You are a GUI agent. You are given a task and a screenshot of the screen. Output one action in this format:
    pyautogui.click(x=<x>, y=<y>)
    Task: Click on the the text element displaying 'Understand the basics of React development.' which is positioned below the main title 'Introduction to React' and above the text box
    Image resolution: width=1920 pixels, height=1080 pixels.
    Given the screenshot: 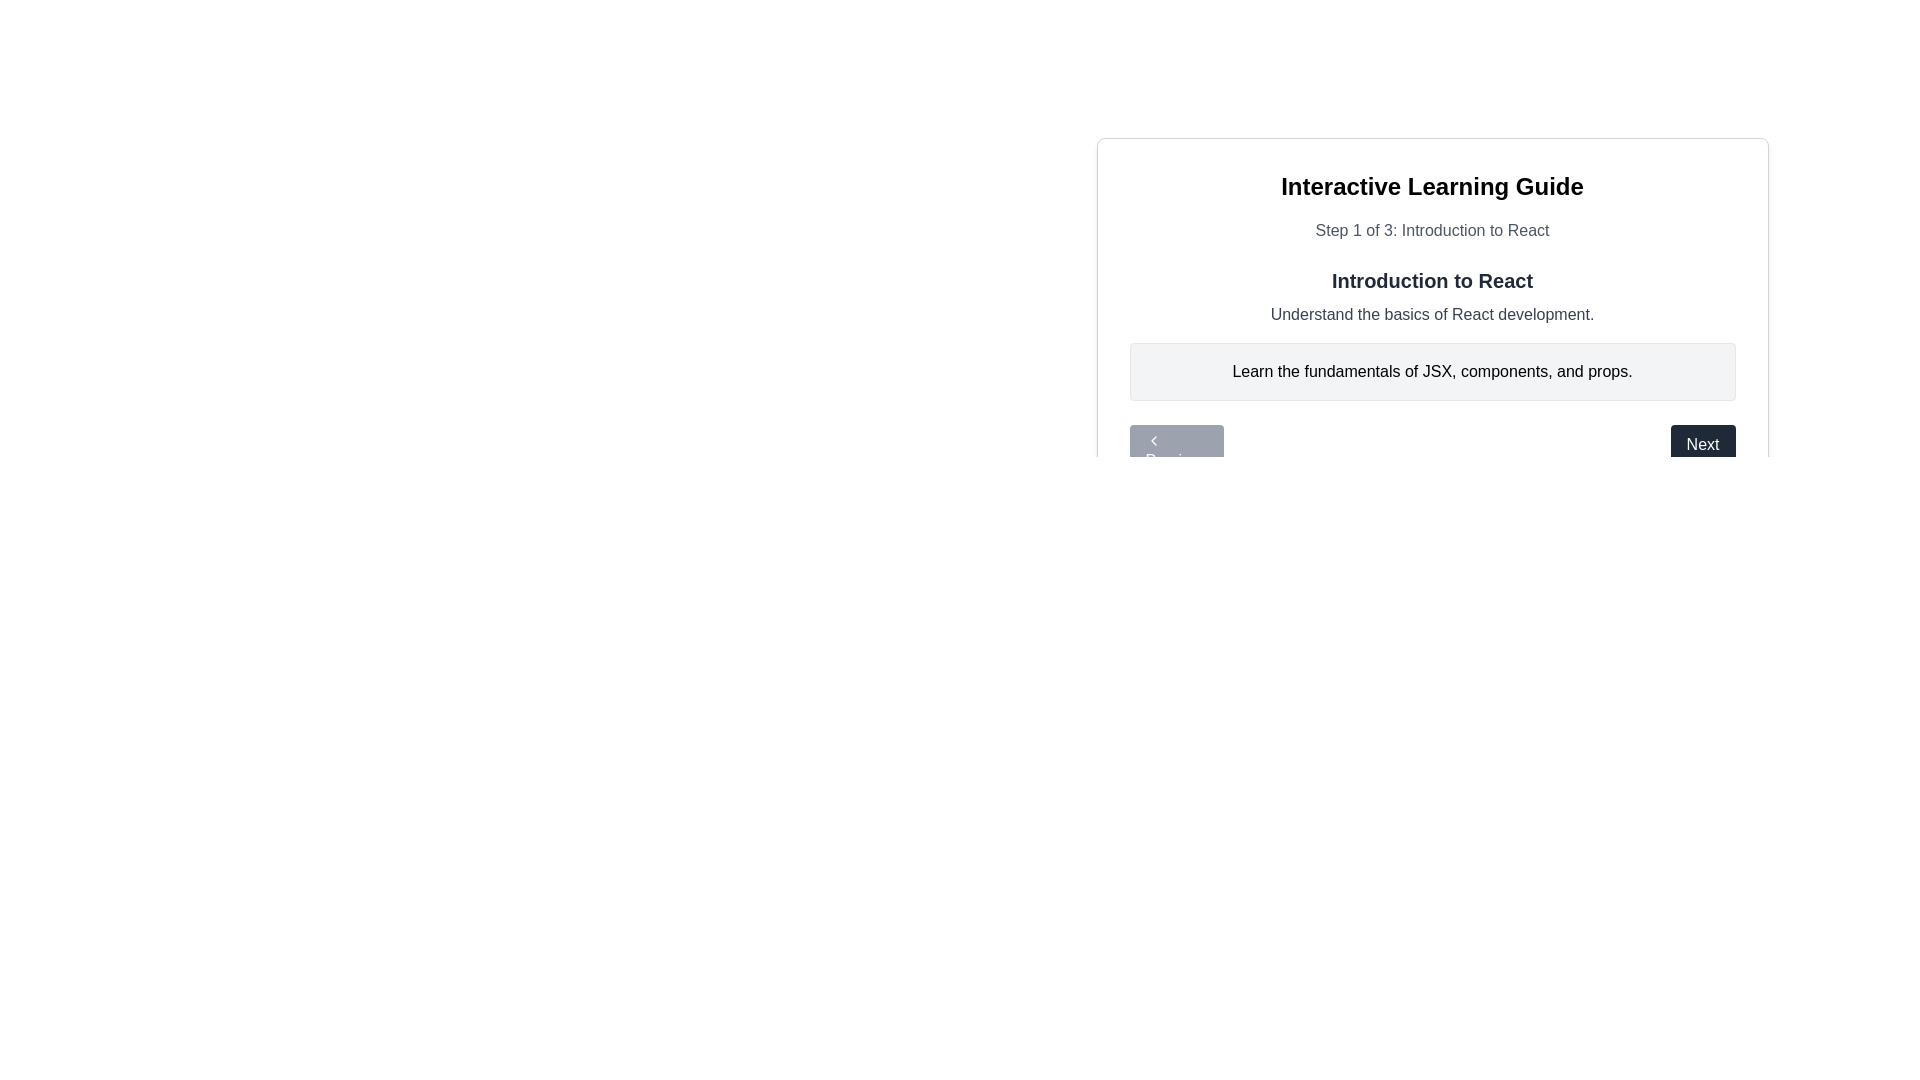 What is the action you would take?
    pyautogui.click(x=1431, y=315)
    